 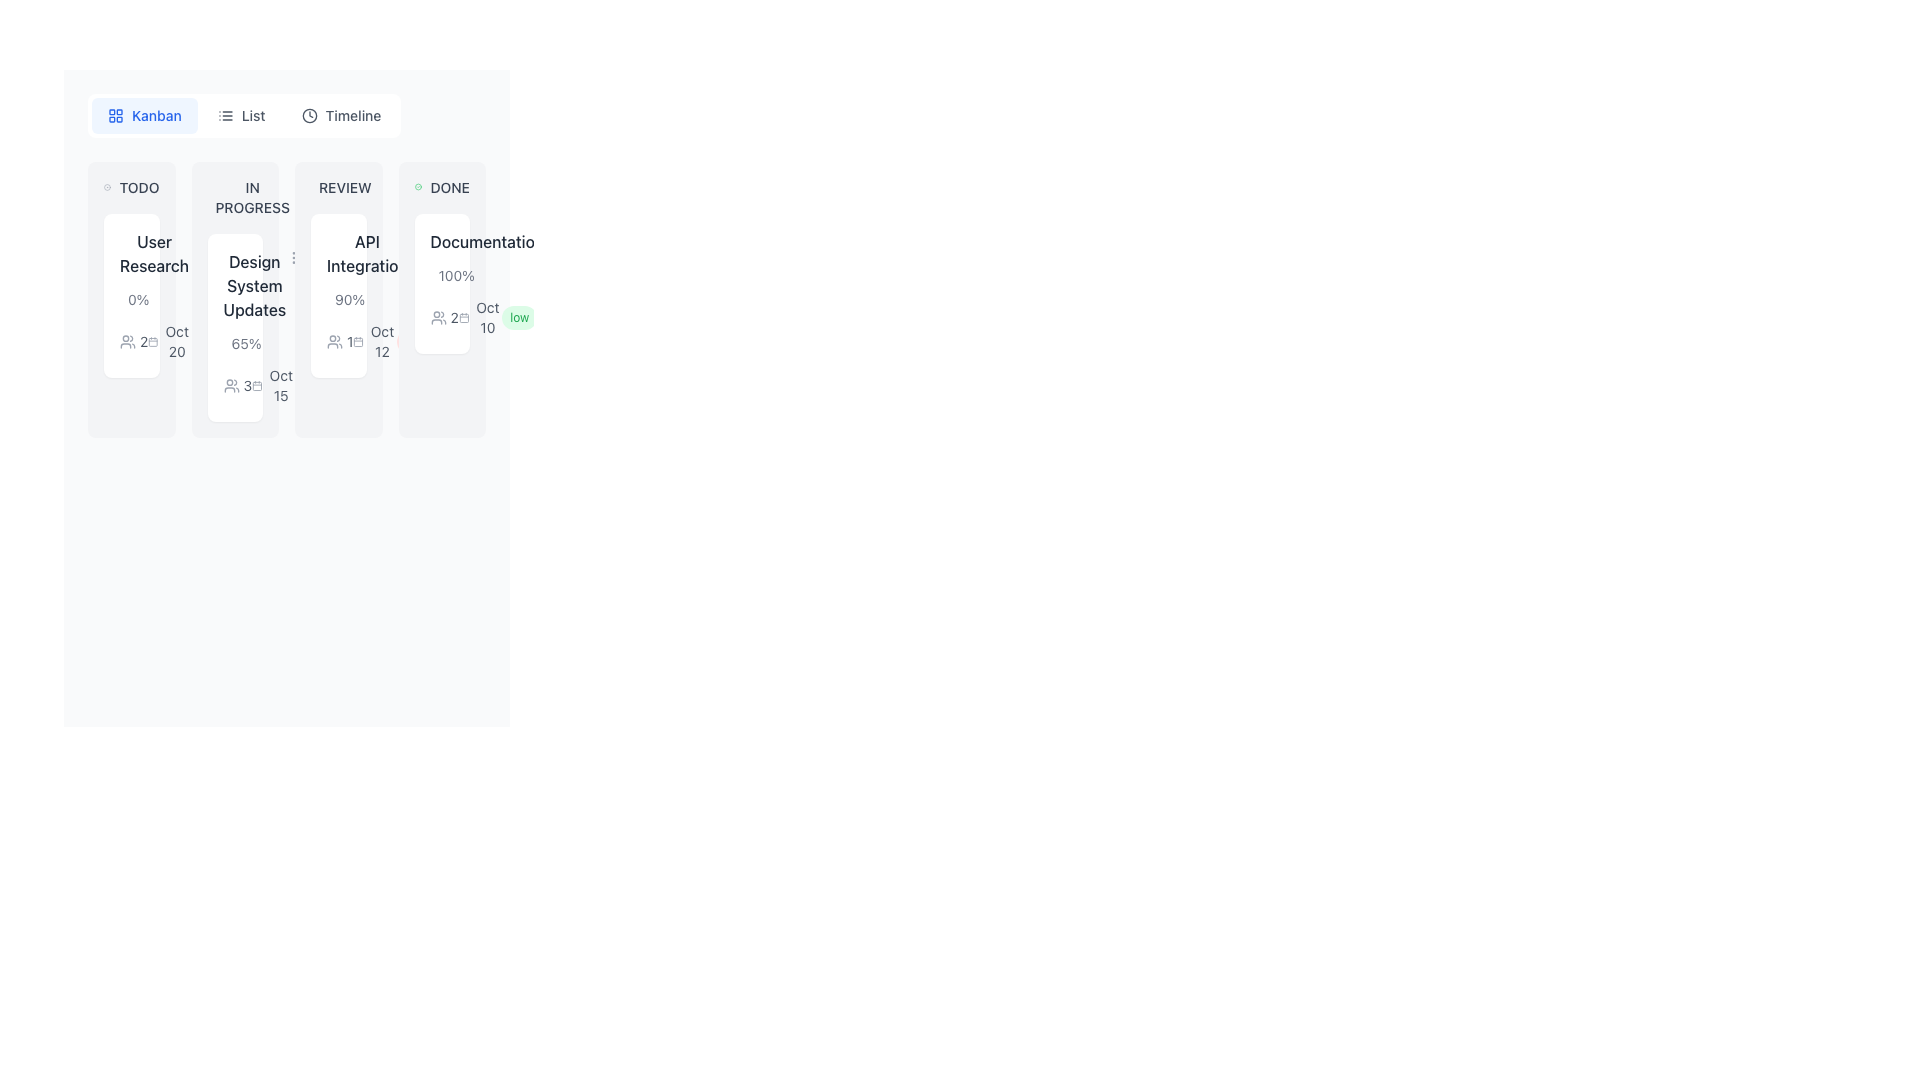 What do you see at coordinates (487, 316) in the screenshot?
I see `the text label indicating the due or completion date in the 'DONE' column, located below the calendar icon and next to the 'low' label` at bounding box center [487, 316].